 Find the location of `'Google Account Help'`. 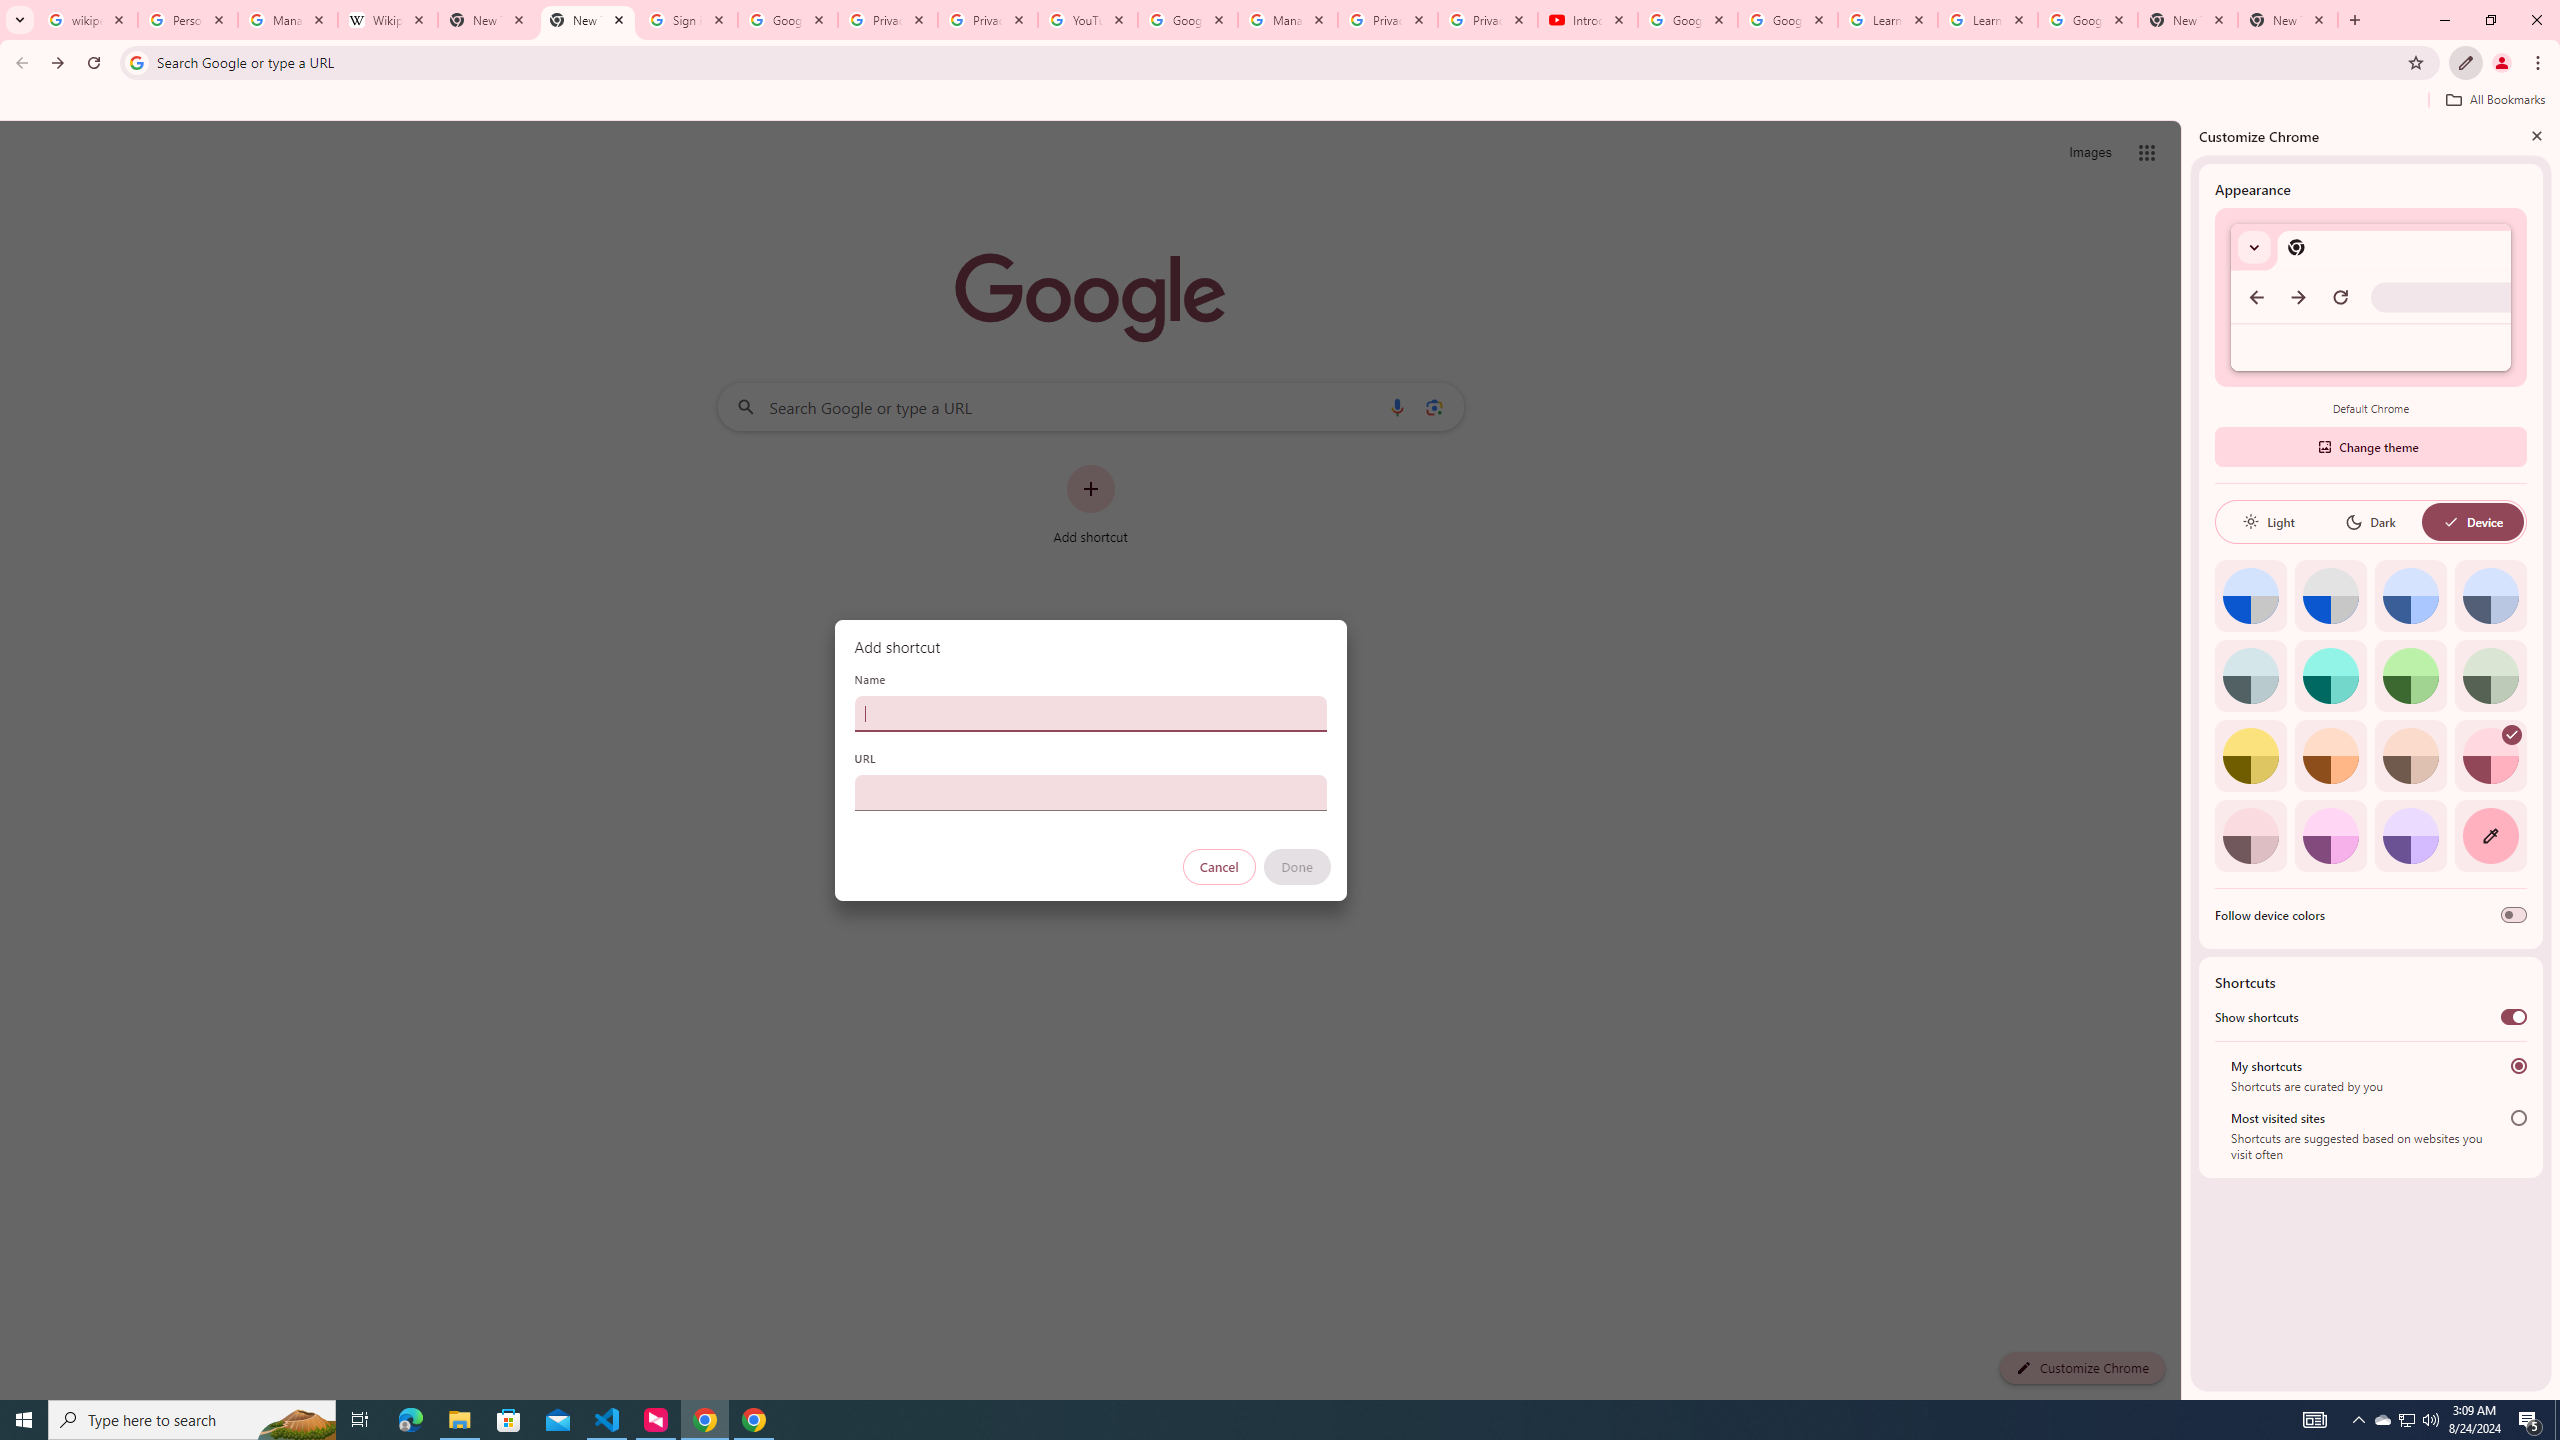

'Google Account Help' is located at coordinates (1687, 19).